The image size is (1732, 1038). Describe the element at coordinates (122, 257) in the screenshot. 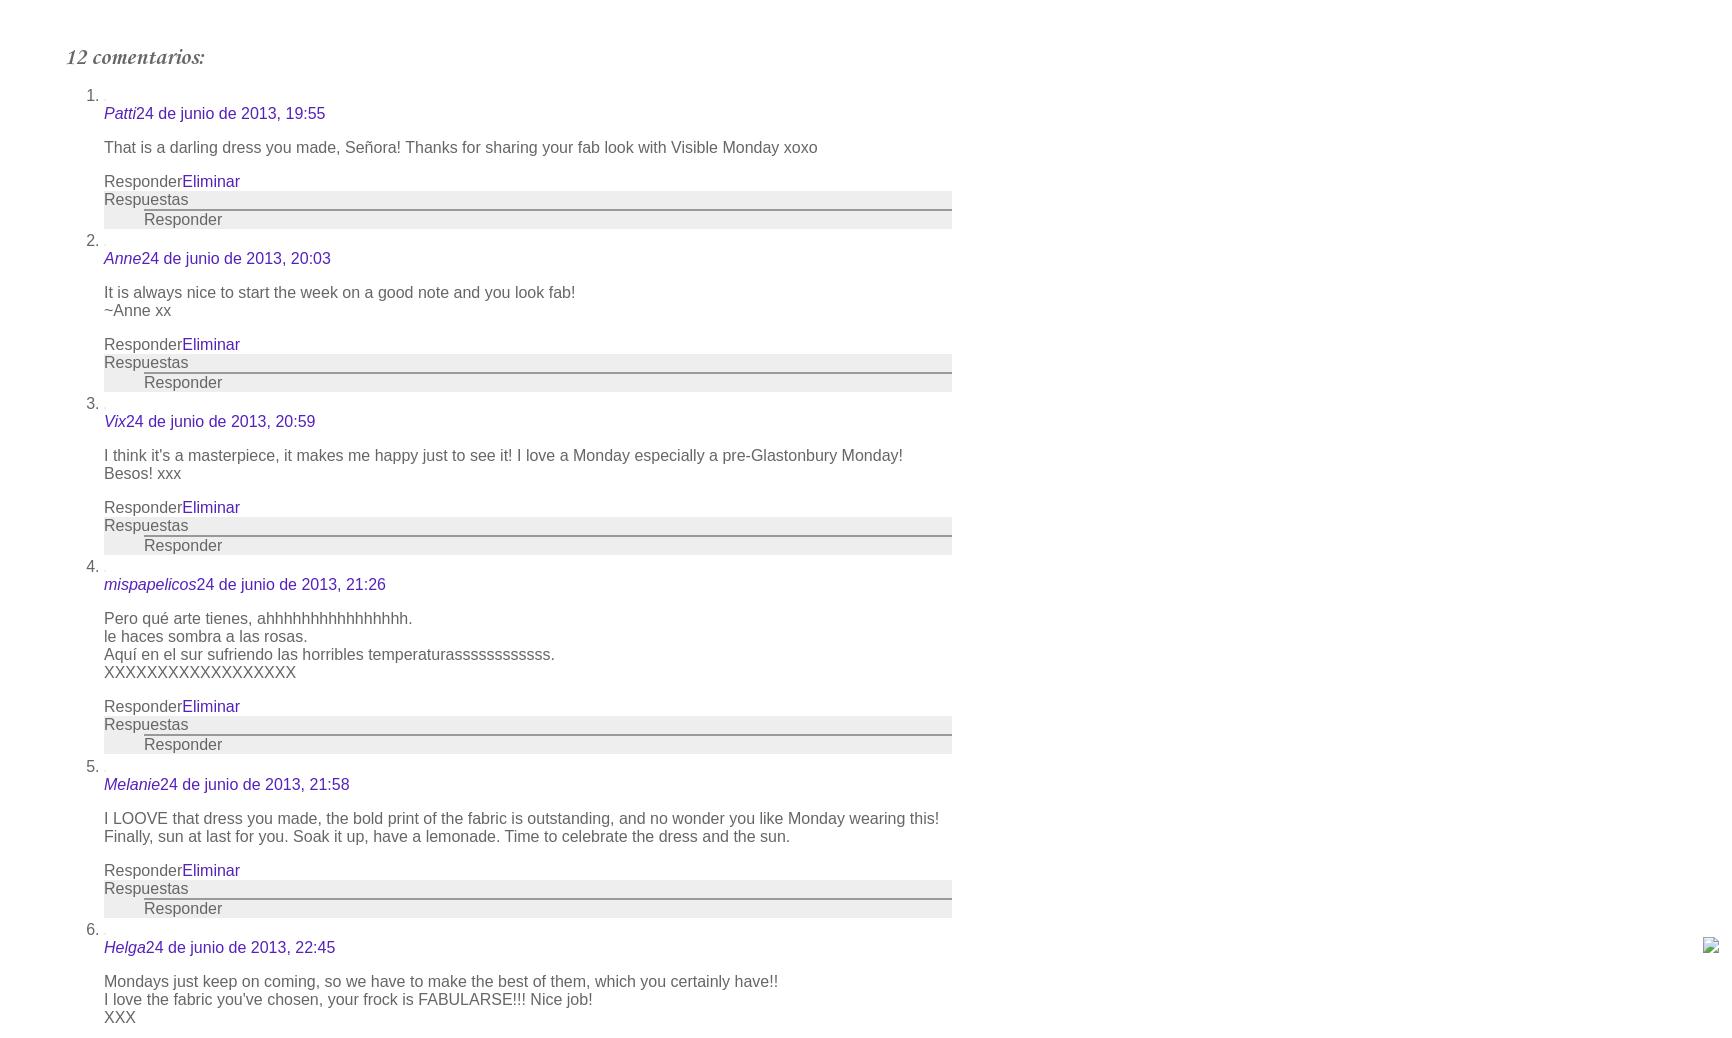

I see `'Anne'` at that location.